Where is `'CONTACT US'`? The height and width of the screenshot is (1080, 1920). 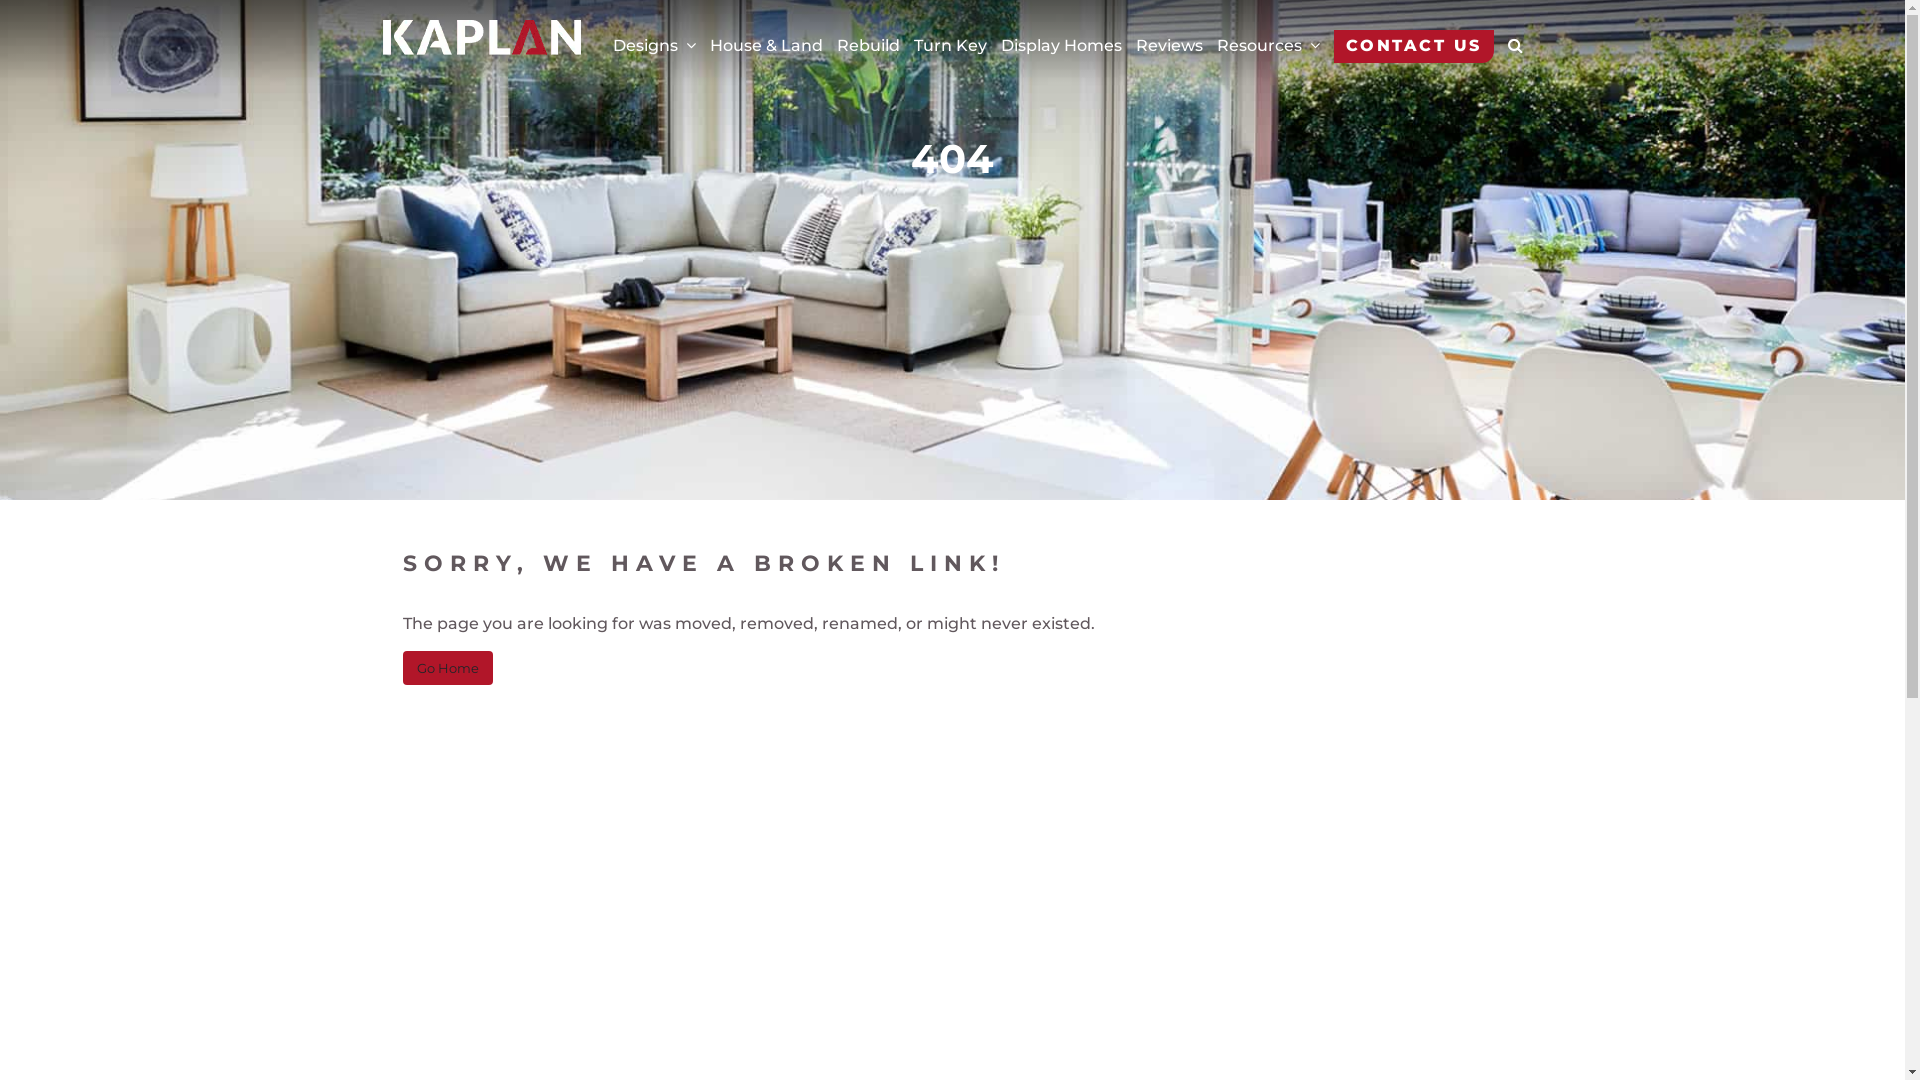 'CONTACT US' is located at coordinates (1413, 45).